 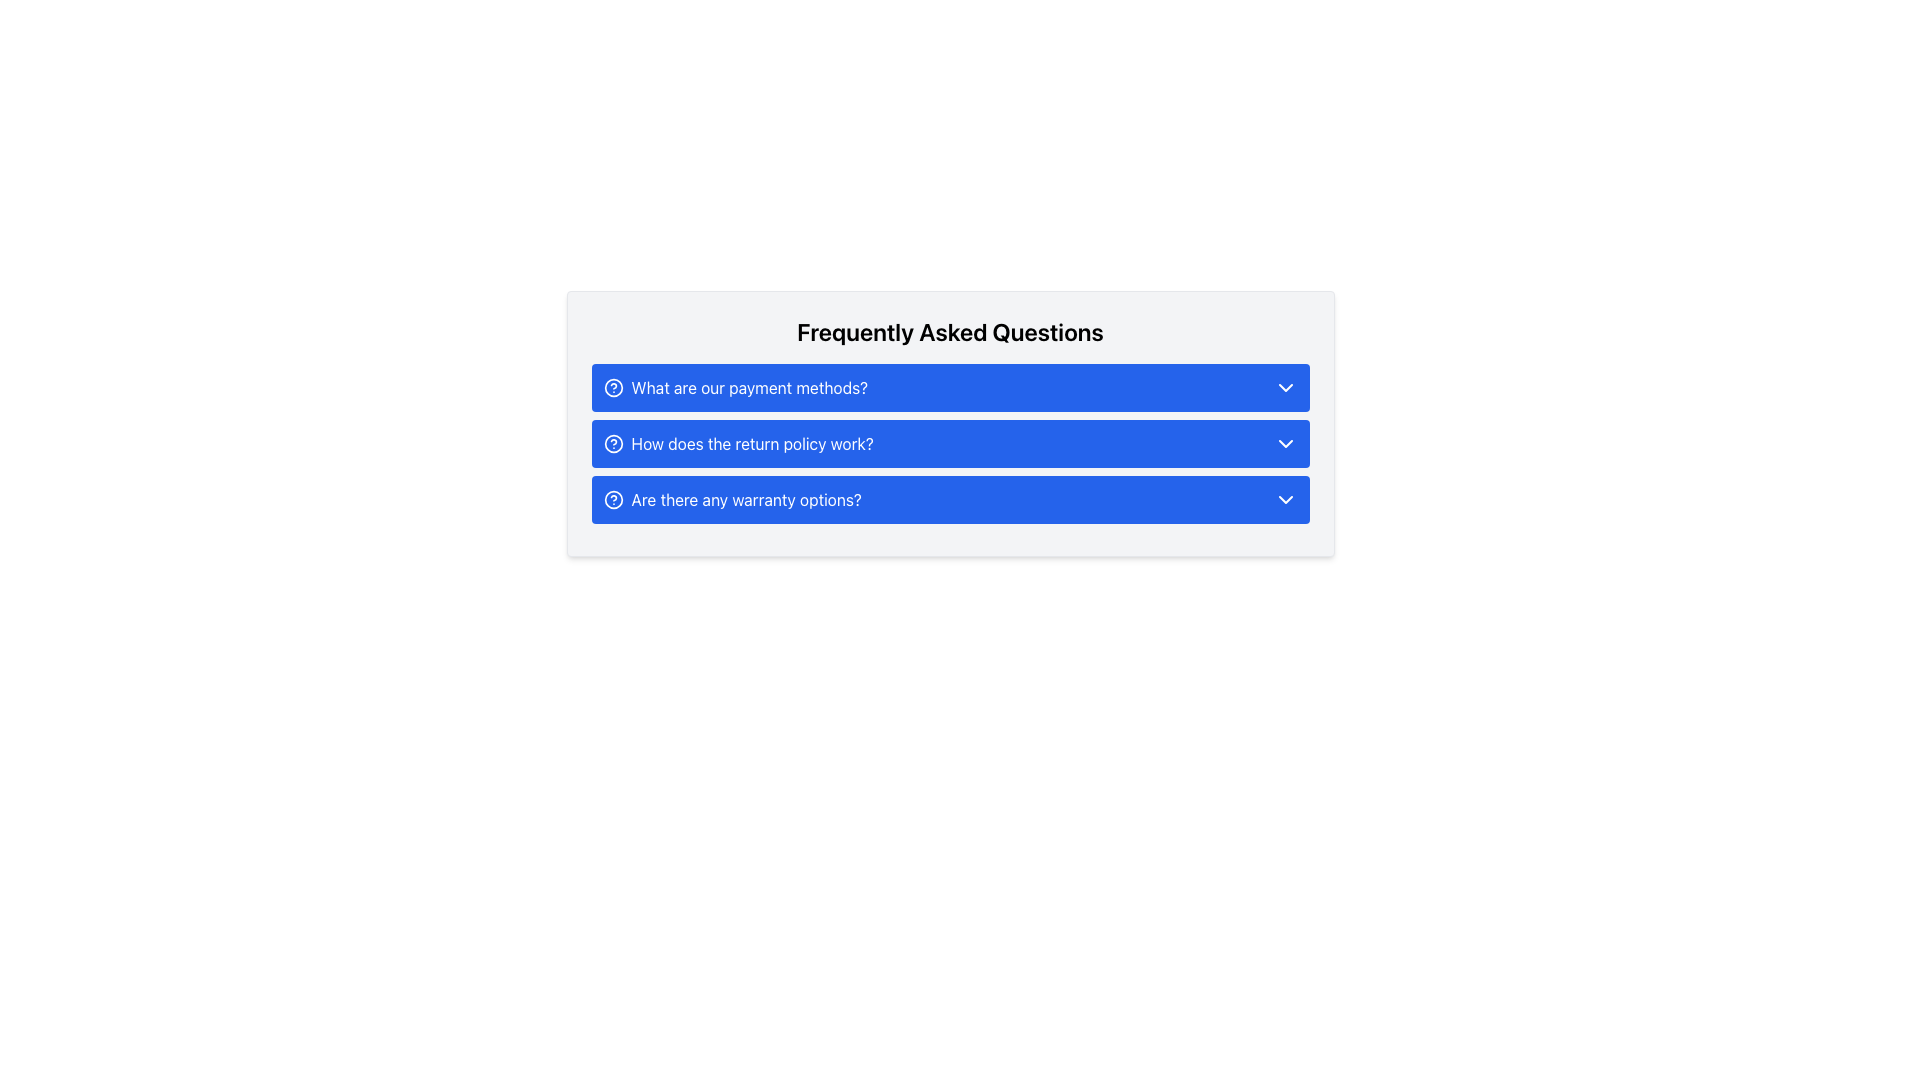 What do you see at coordinates (612, 499) in the screenshot?
I see `the circular question mark icon located within the blue button labeled 'Are there any warranty options?', which is the leftmost element` at bounding box center [612, 499].